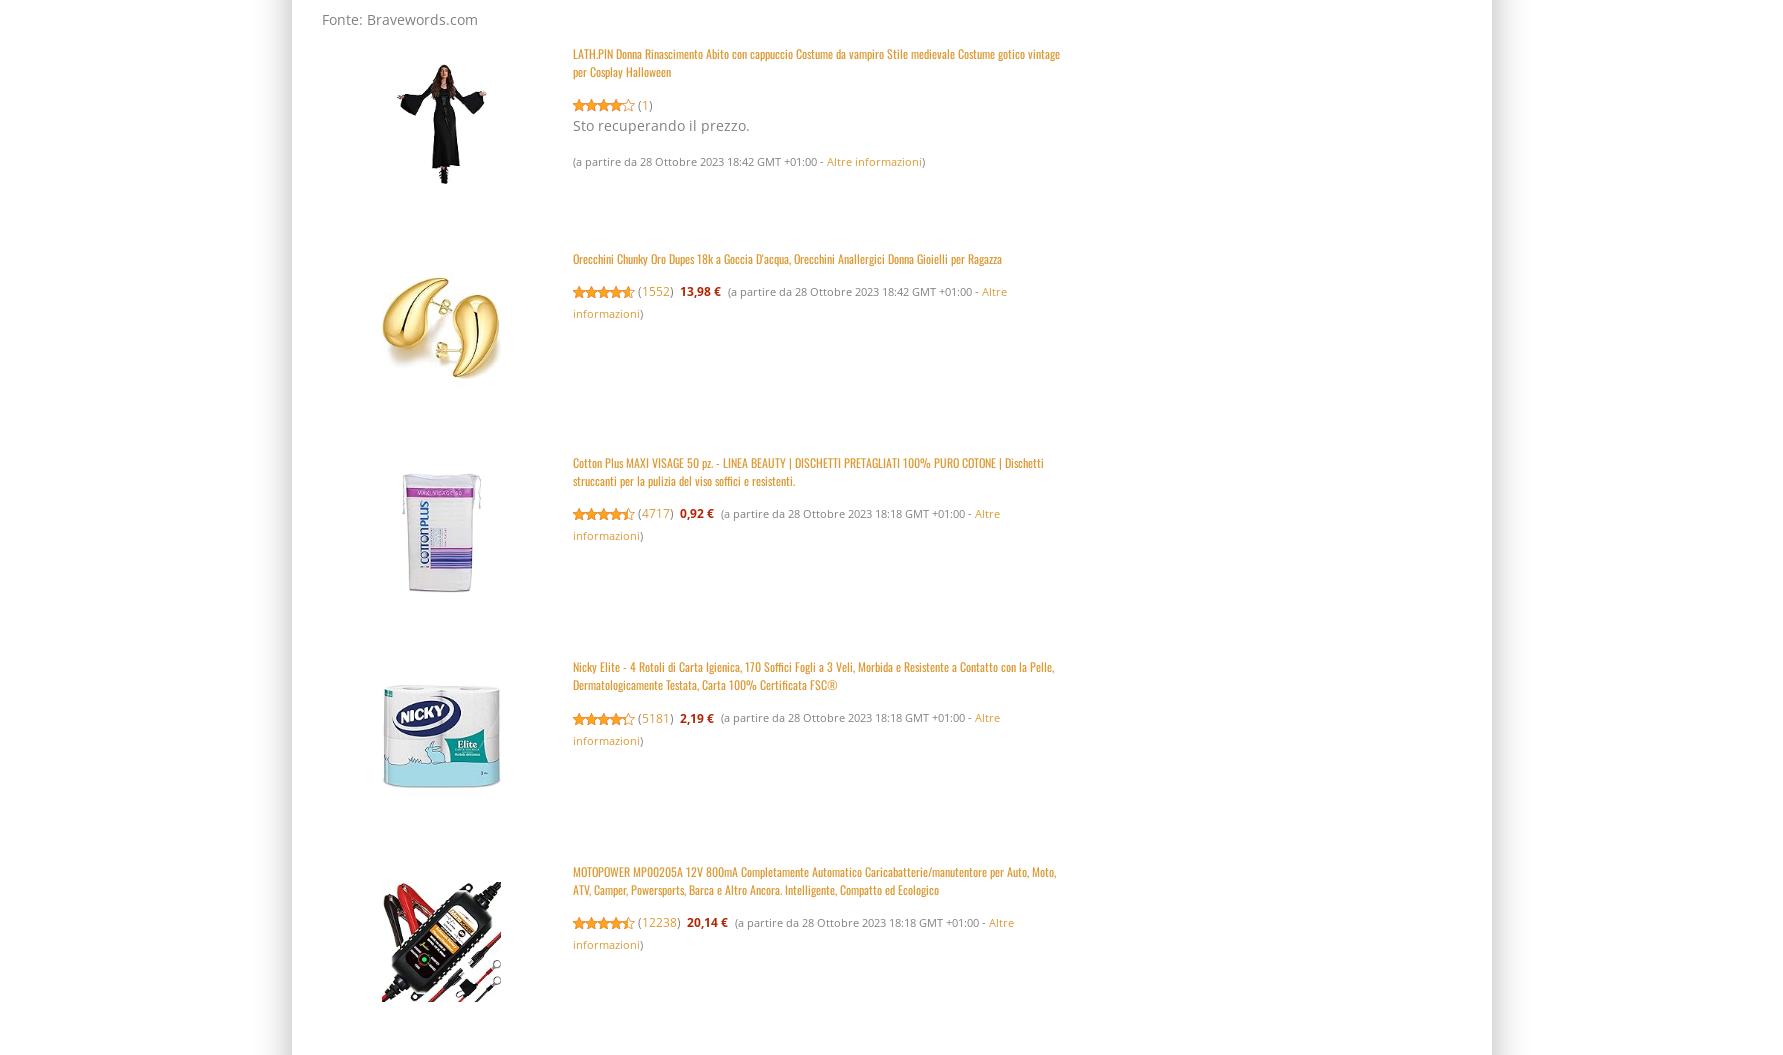 This screenshot has width=1783, height=1055. Describe the element at coordinates (706, 921) in the screenshot. I see `'20,14 €'` at that location.